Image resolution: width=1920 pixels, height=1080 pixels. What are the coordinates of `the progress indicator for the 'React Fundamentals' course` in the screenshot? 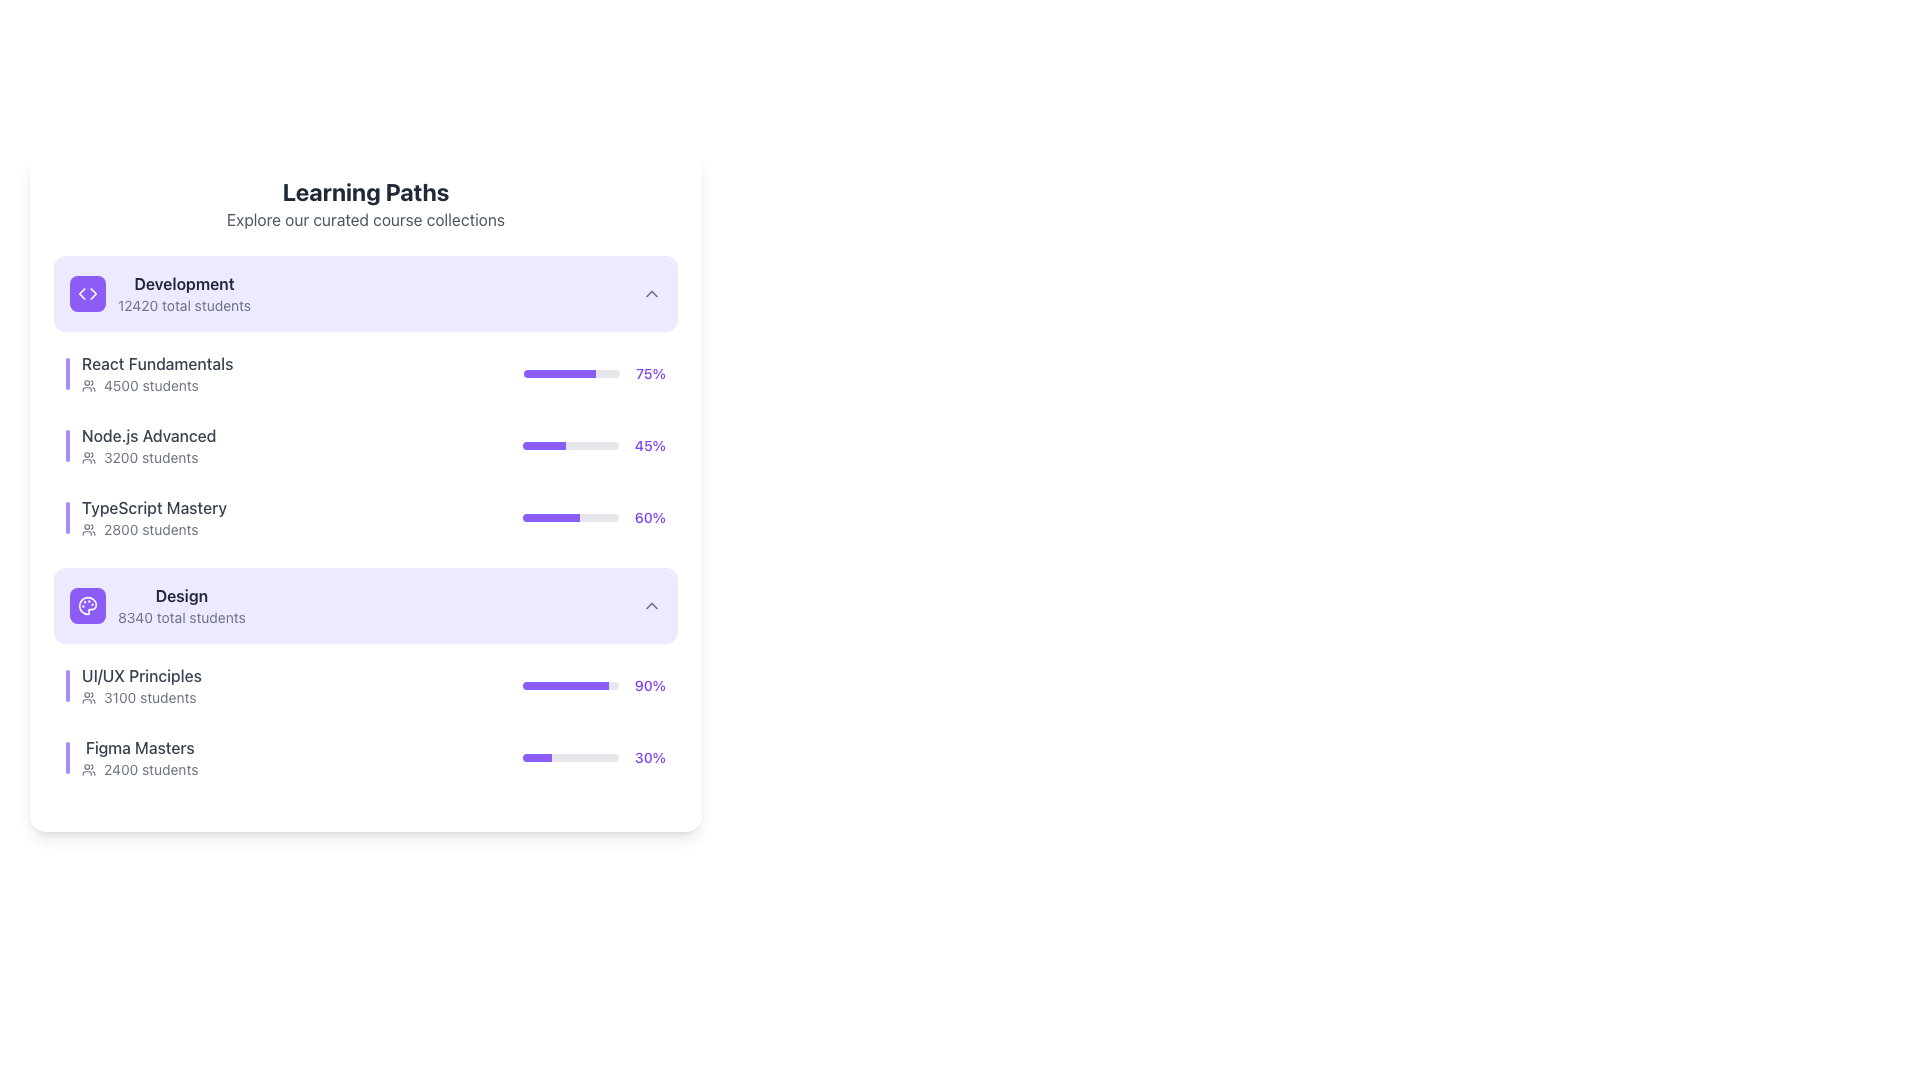 It's located at (594, 374).